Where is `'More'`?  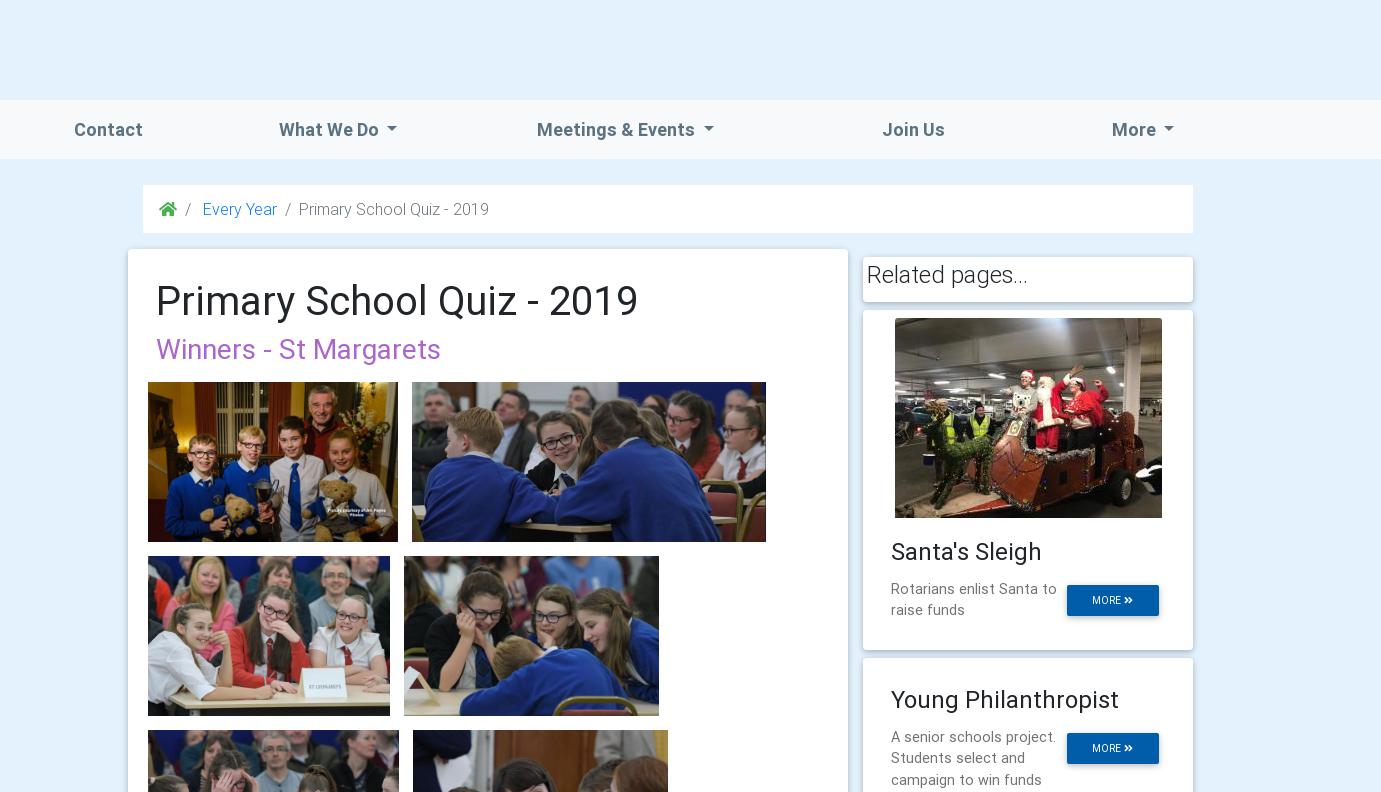
'More' is located at coordinates (1134, 128).